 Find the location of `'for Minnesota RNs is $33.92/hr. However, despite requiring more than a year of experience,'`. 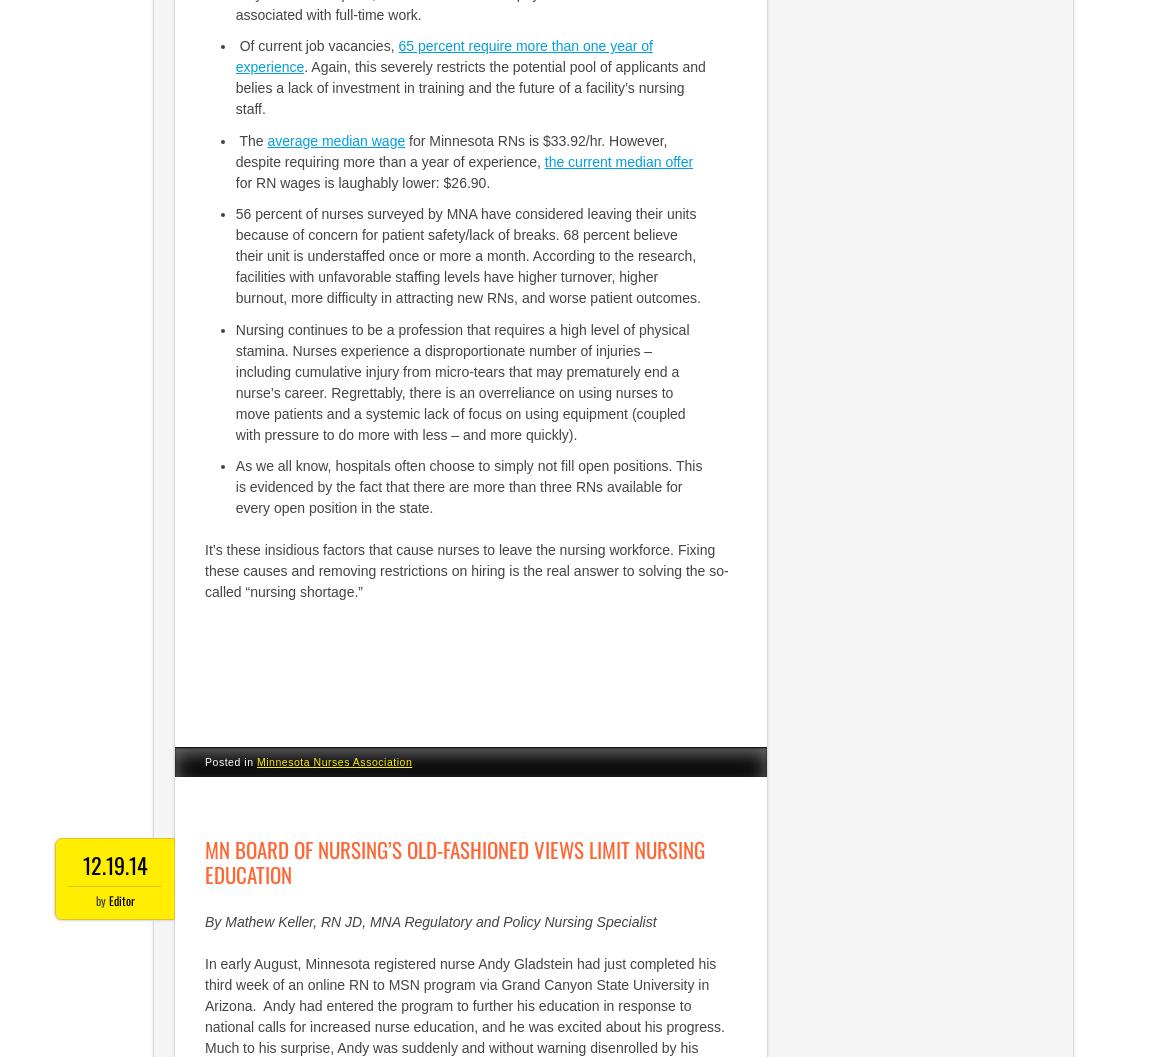

'for Minnesota RNs is $33.92/hr. However, despite requiring more than a year of experience,' is located at coordinates (451, 149).